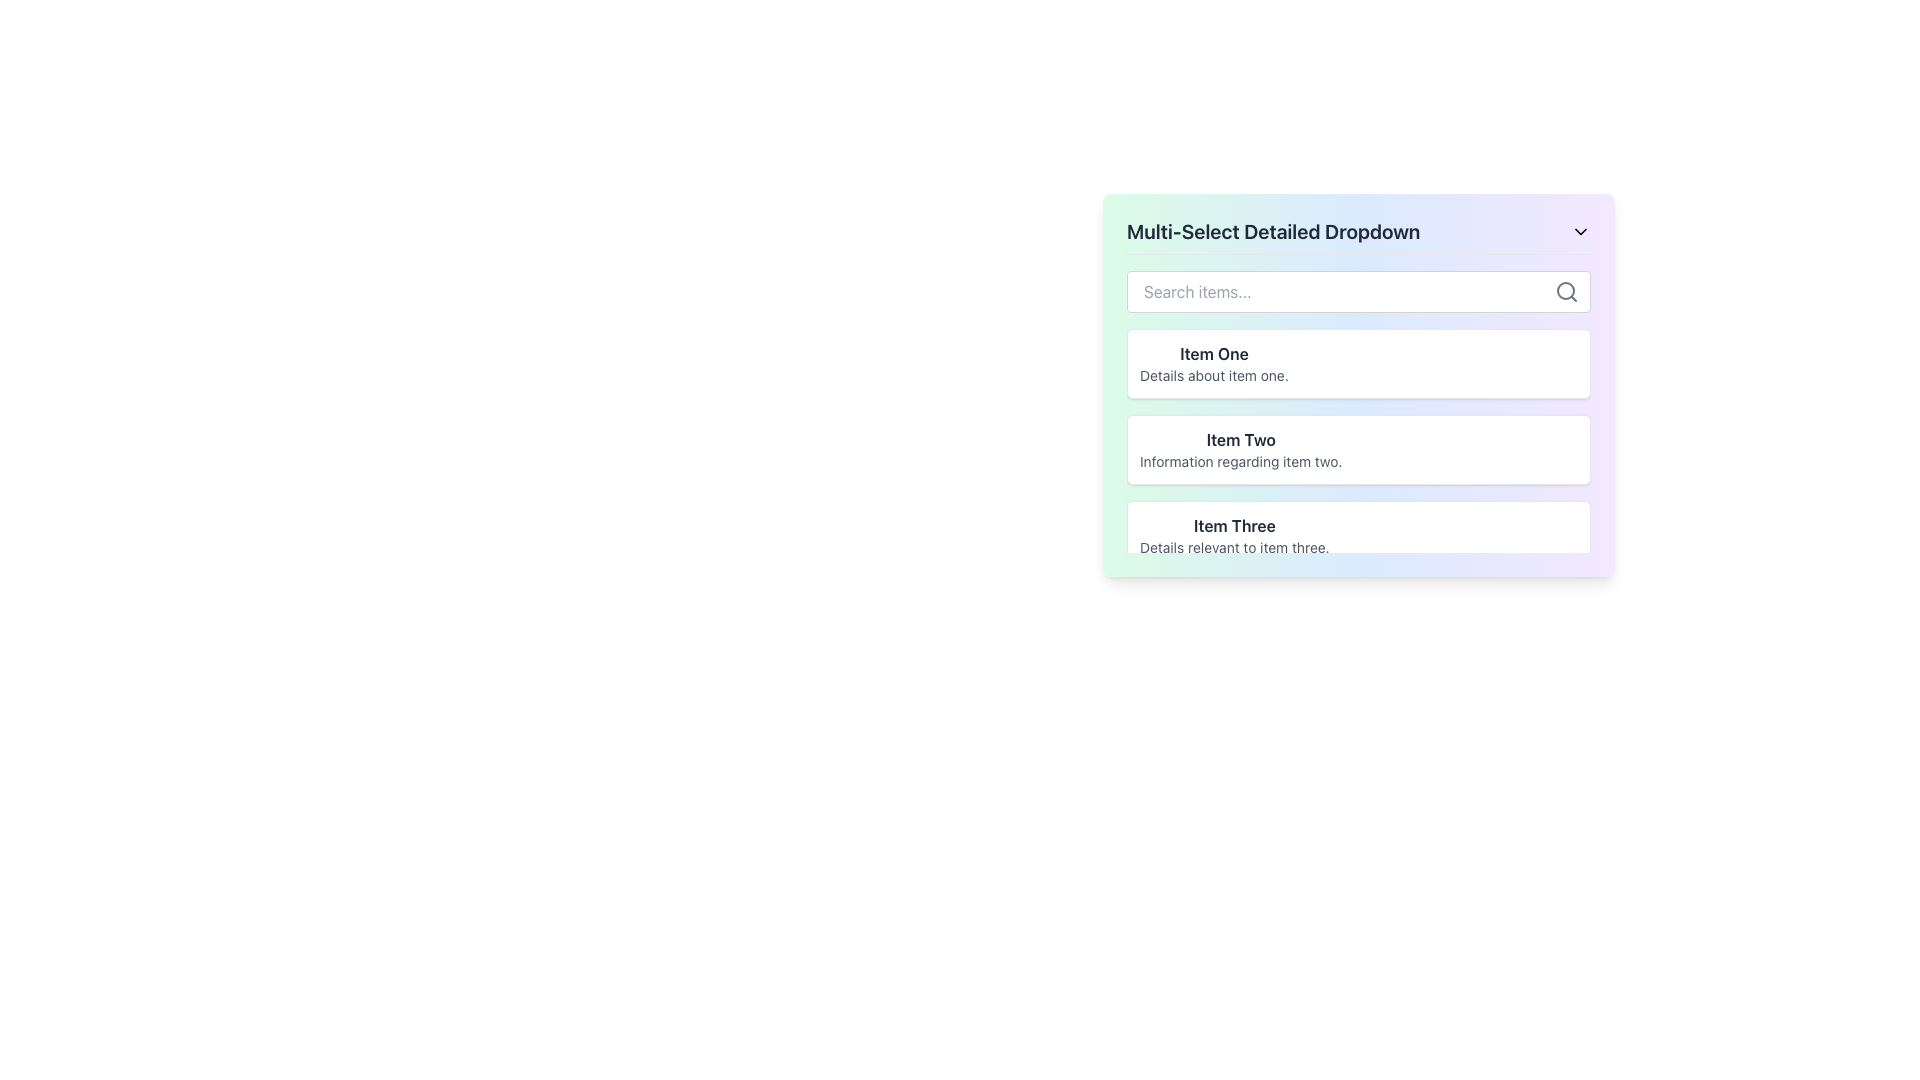  What do you see at coordinates (1240, 438) in the screenshot?
I see `text label positioned in the middle of the 'Multi-Select Detailed Dropdown' interface, specifically the first line of text within the second item block, located between 'Item One' and 'Item Three'` at bounding box center [1240, 438].